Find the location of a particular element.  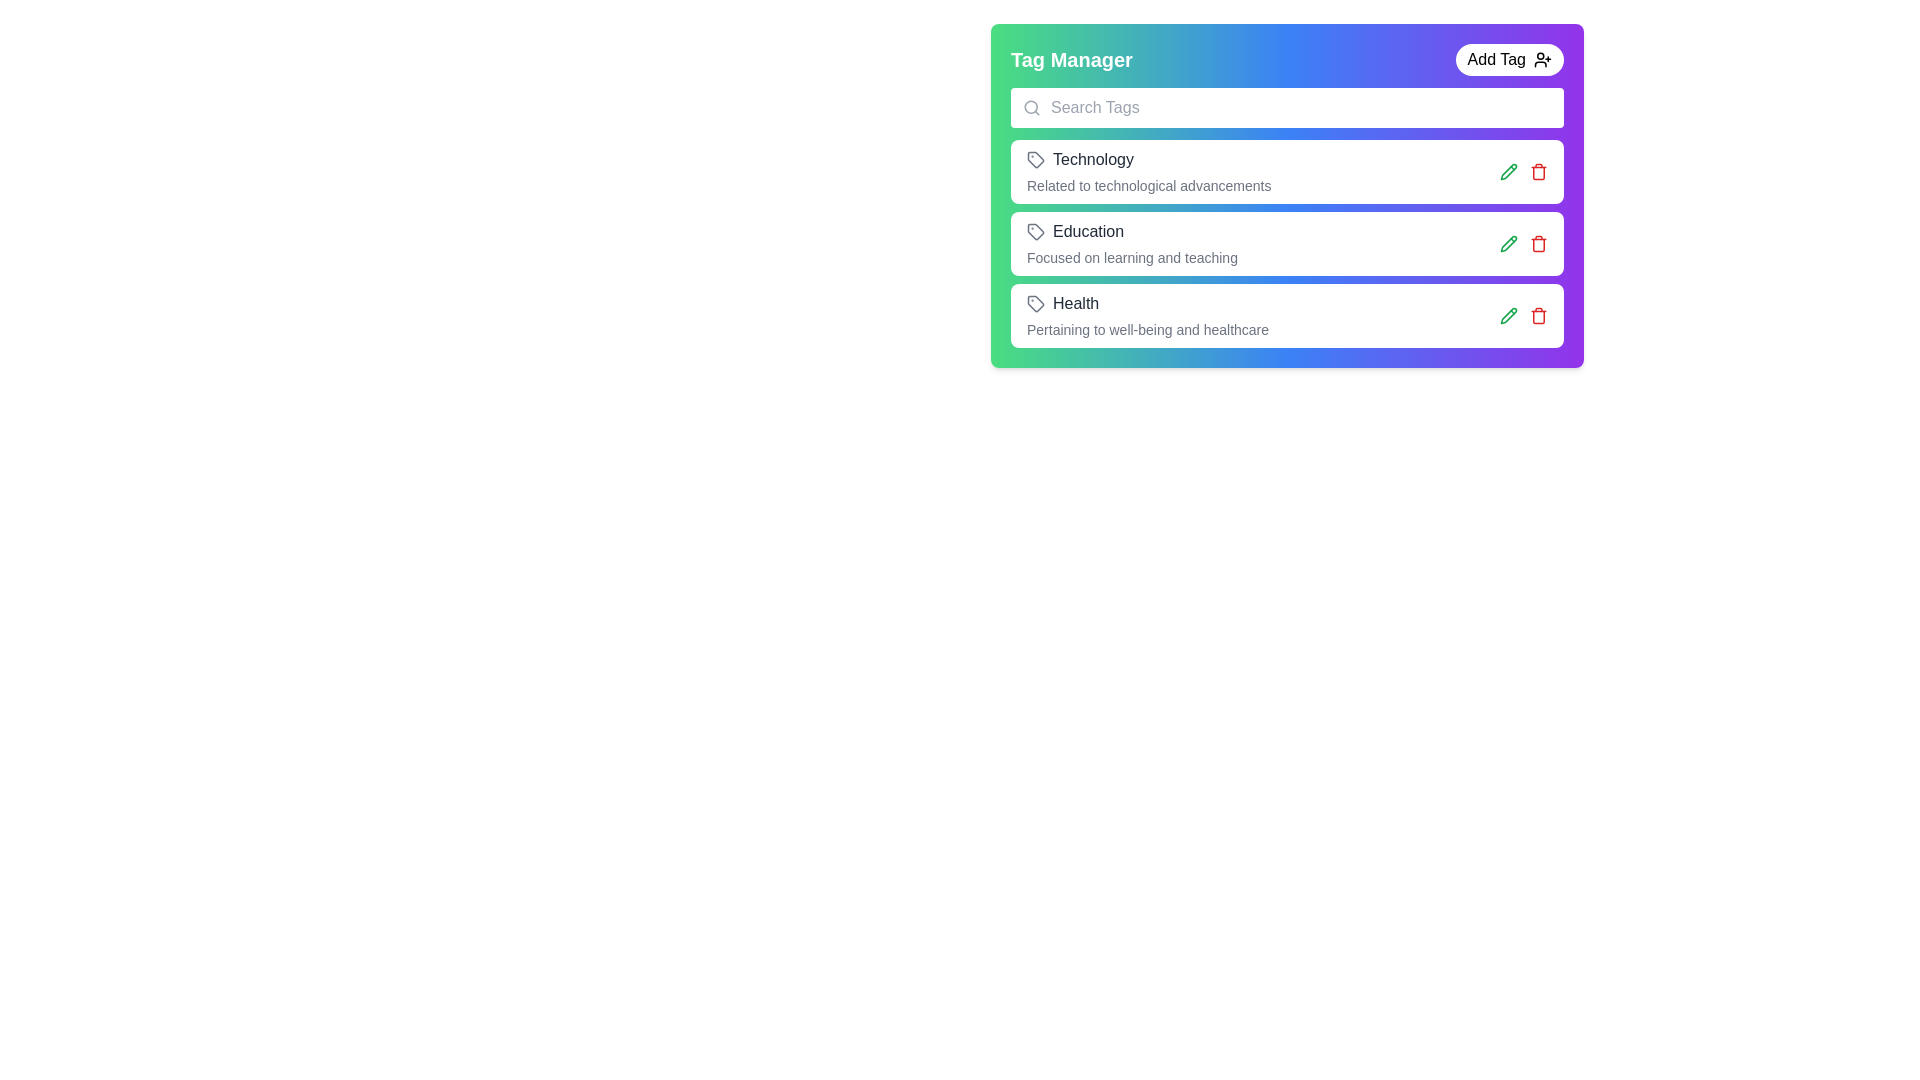

the tag icon associated with the 'Health' row in the Tag Manager section is located at coordinates (1036, 304).